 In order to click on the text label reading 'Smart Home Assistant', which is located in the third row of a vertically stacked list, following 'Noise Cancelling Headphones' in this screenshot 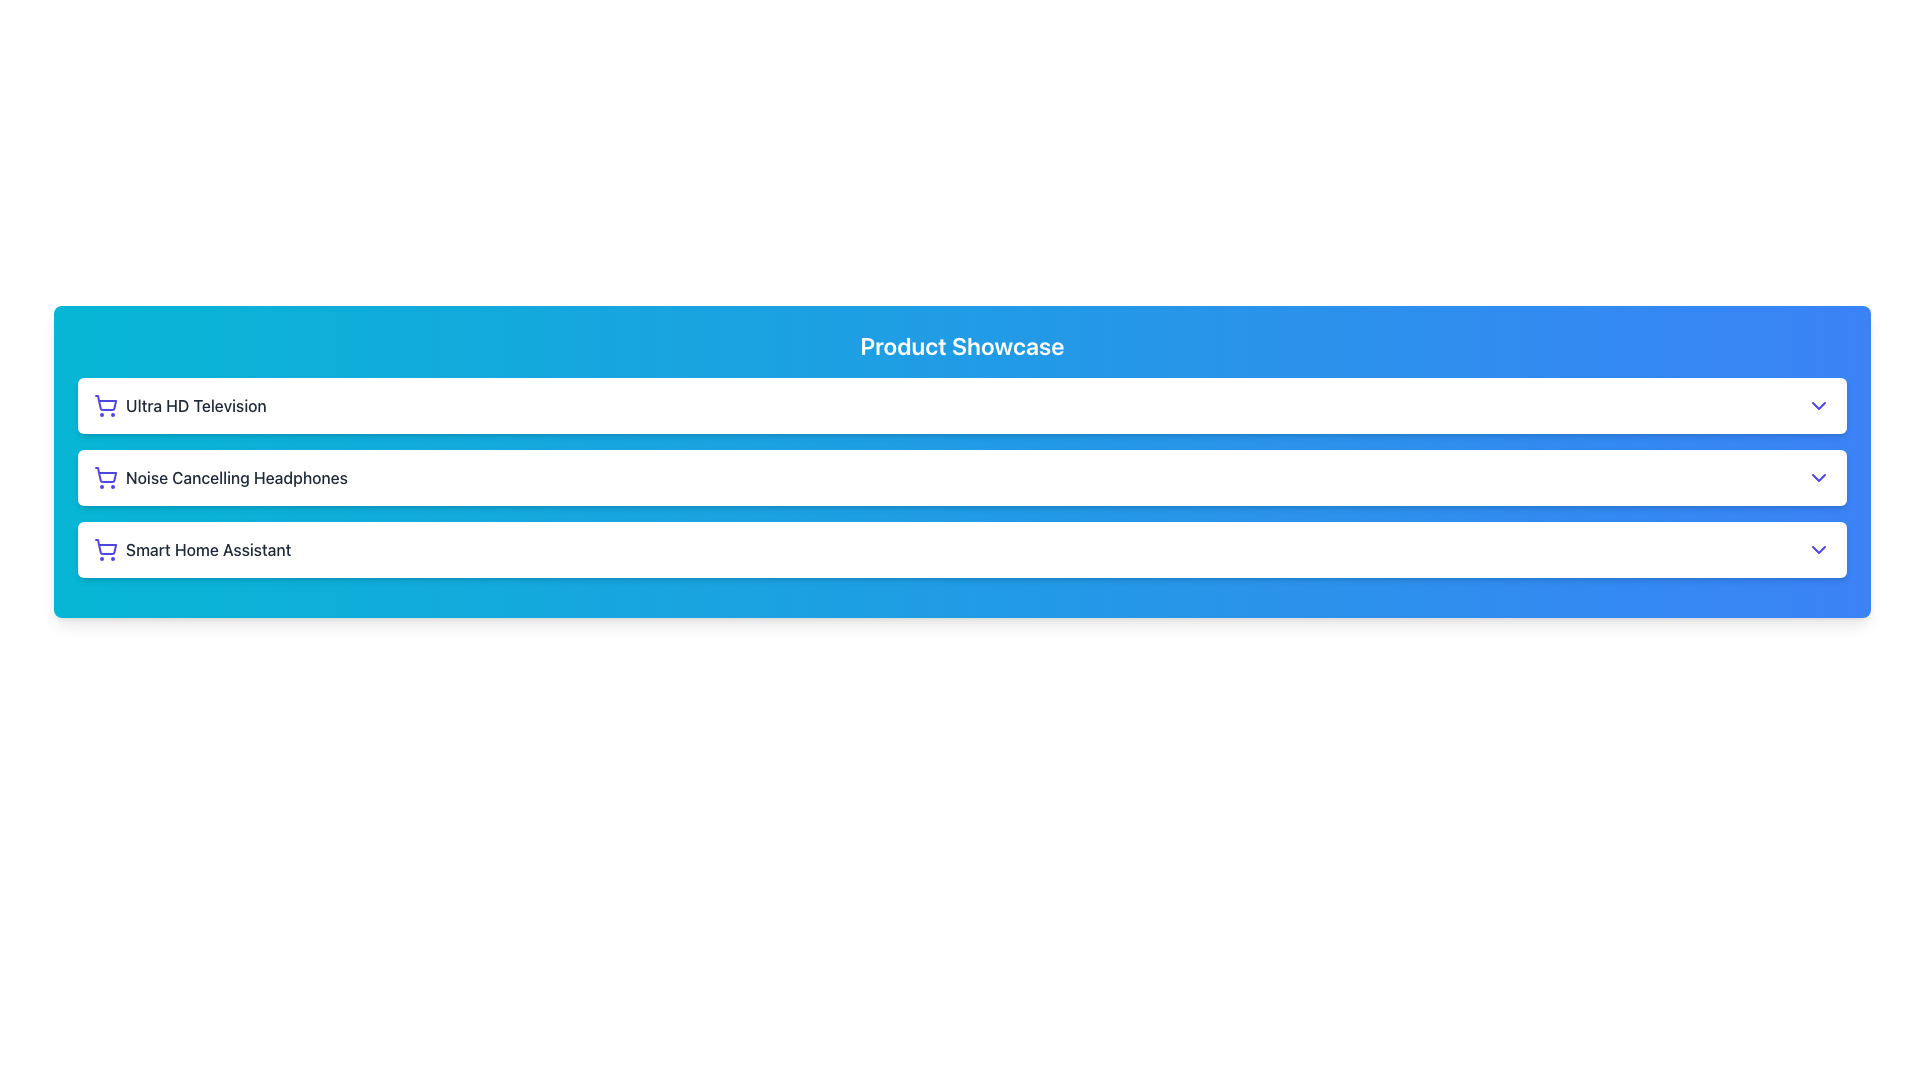, I will do `click(208, 550)`.